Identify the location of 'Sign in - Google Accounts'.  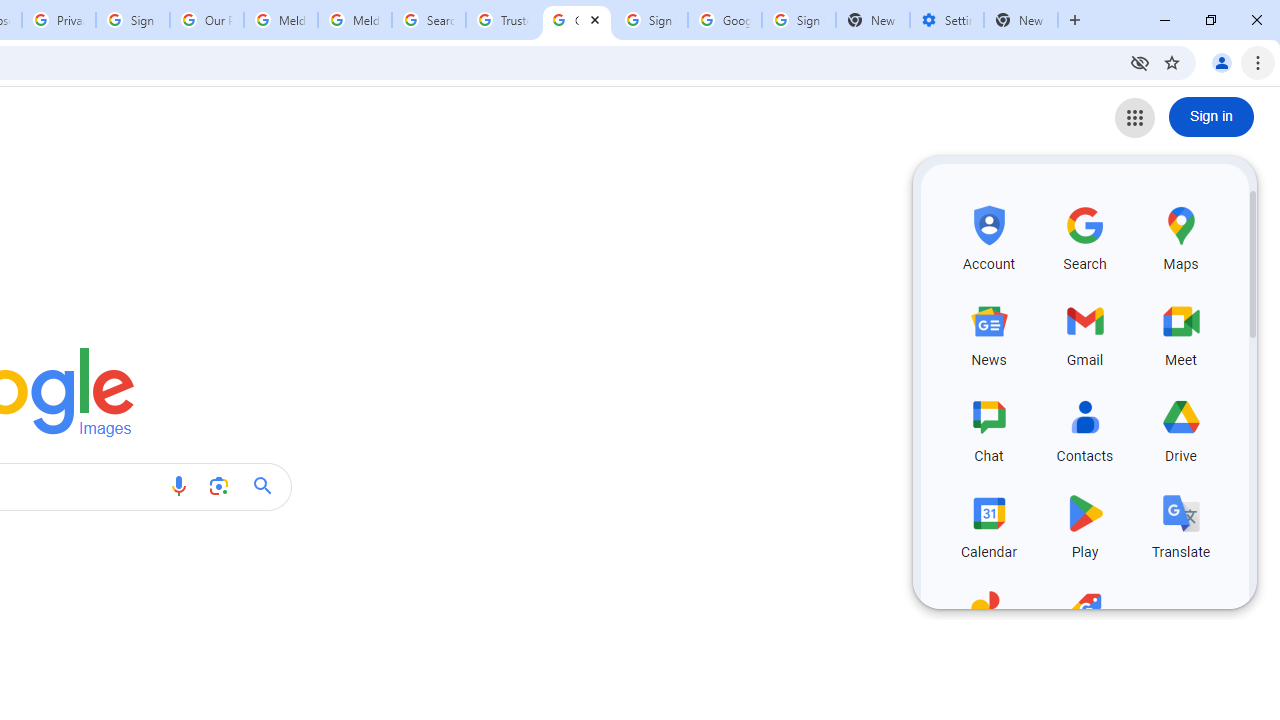
(132, 20).